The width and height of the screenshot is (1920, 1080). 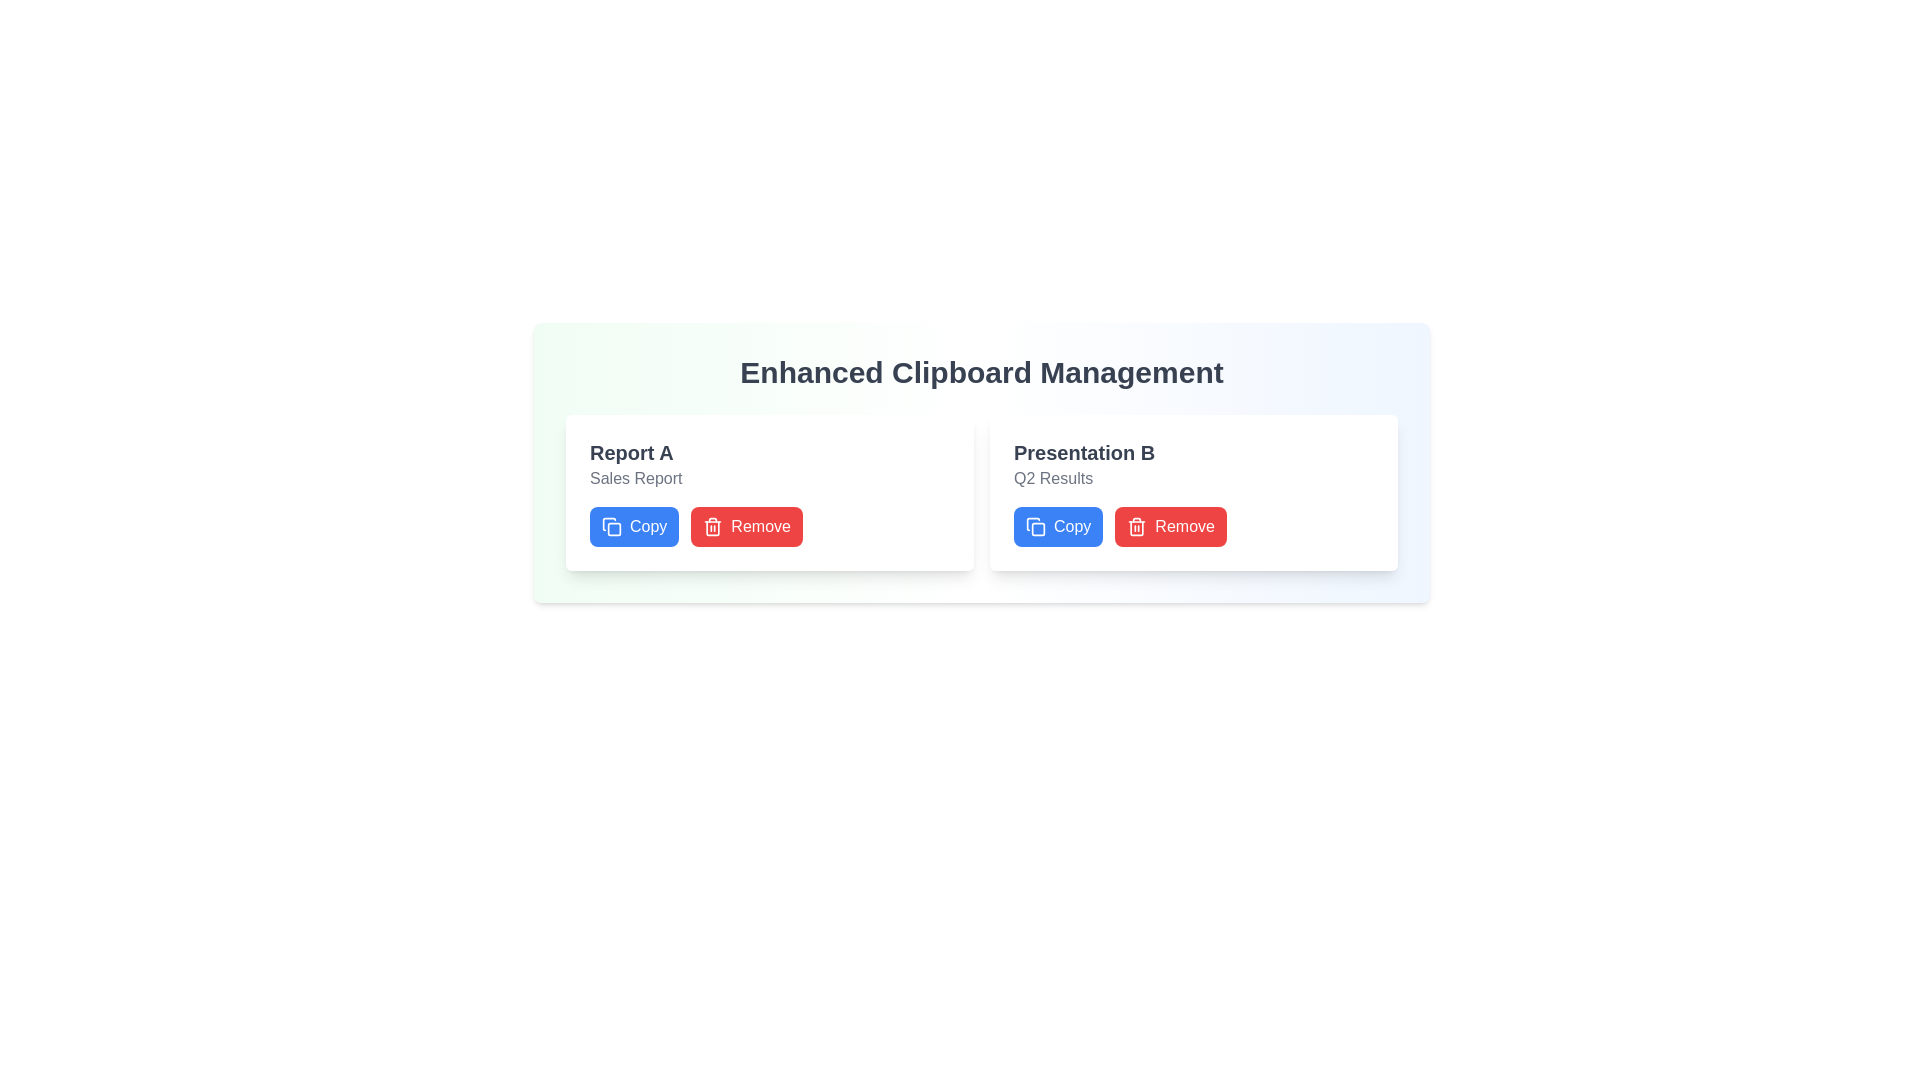 I want to click on the delete button located at the bottom of the 'Report A' card, which is the second button in the group next to the 'Copy' button, so click(x=746, y=526).